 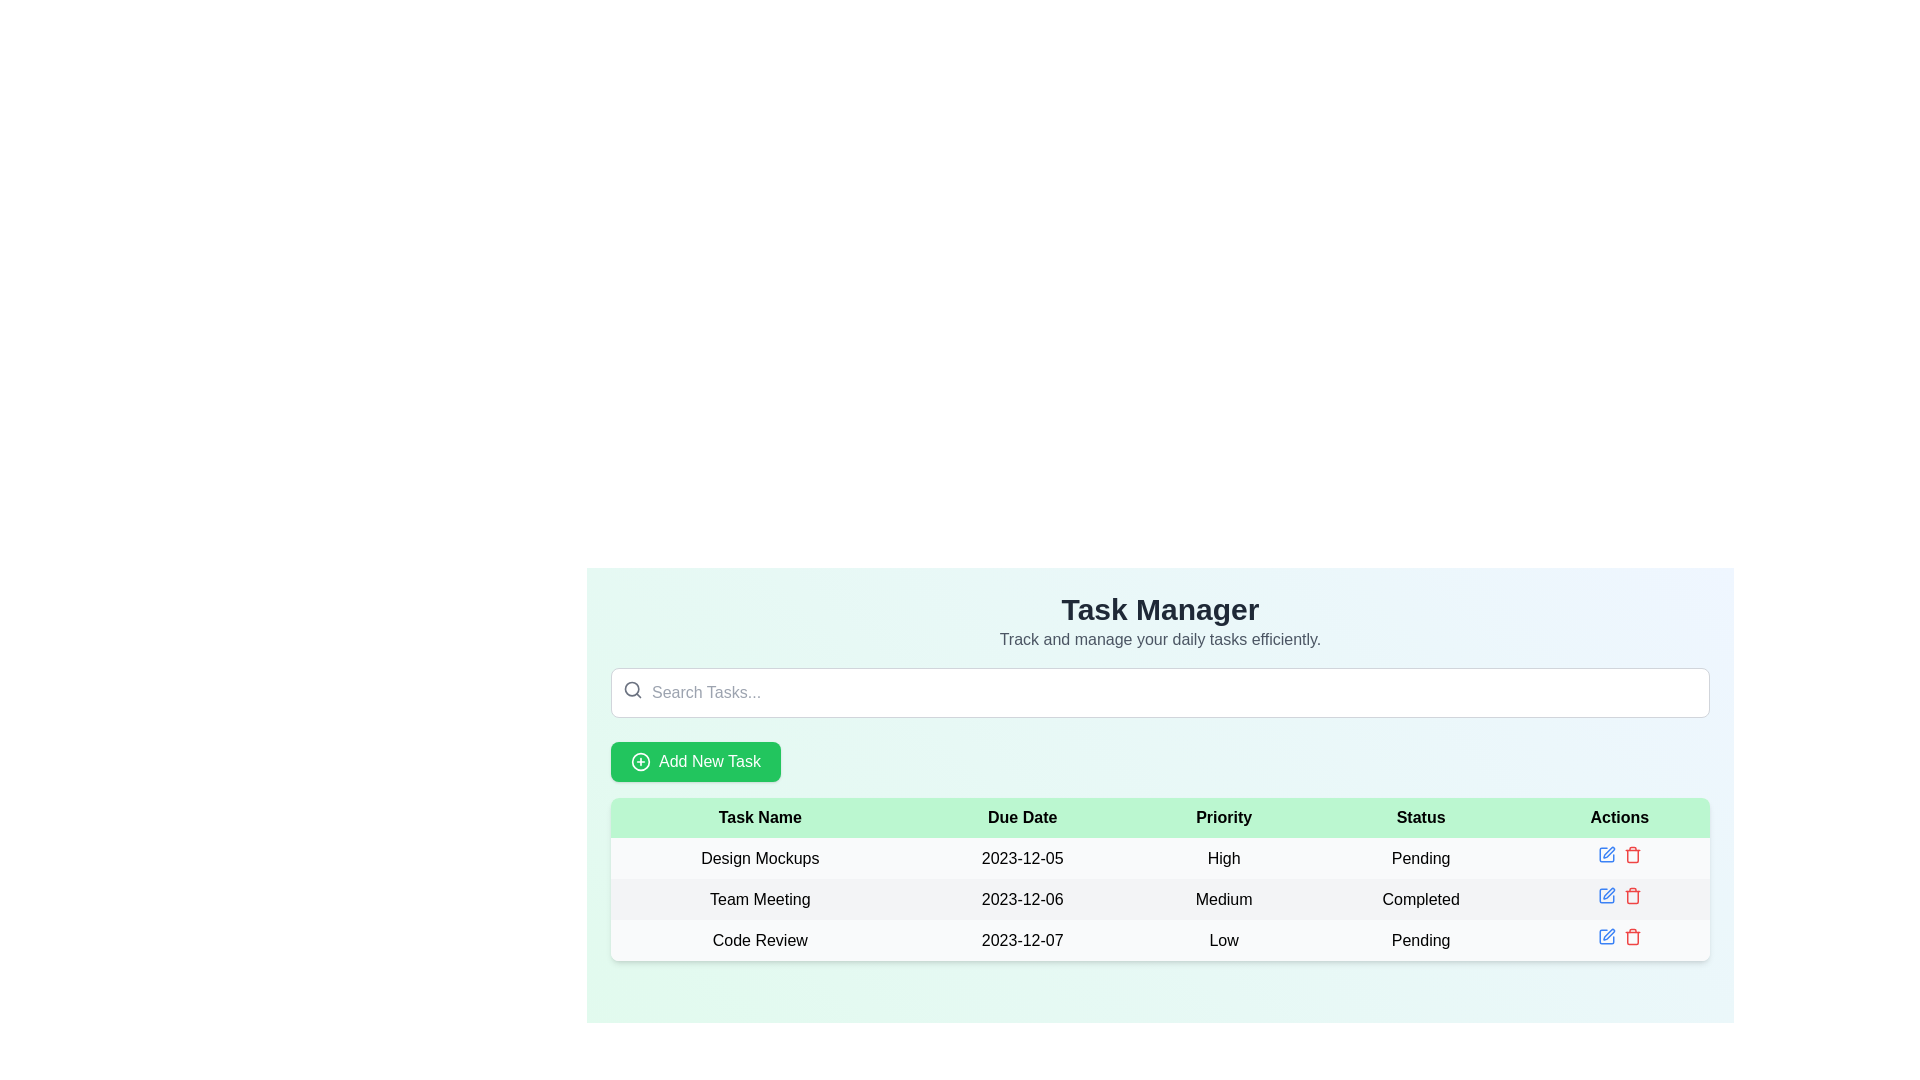 What do you see at coordinates (1022, 817) in the screenshot?
I see `the 'Due Date' column header text label, which is positioned between 'Task Name' and 'Priority' in the table's header section` at bounding box center [1022, 817].